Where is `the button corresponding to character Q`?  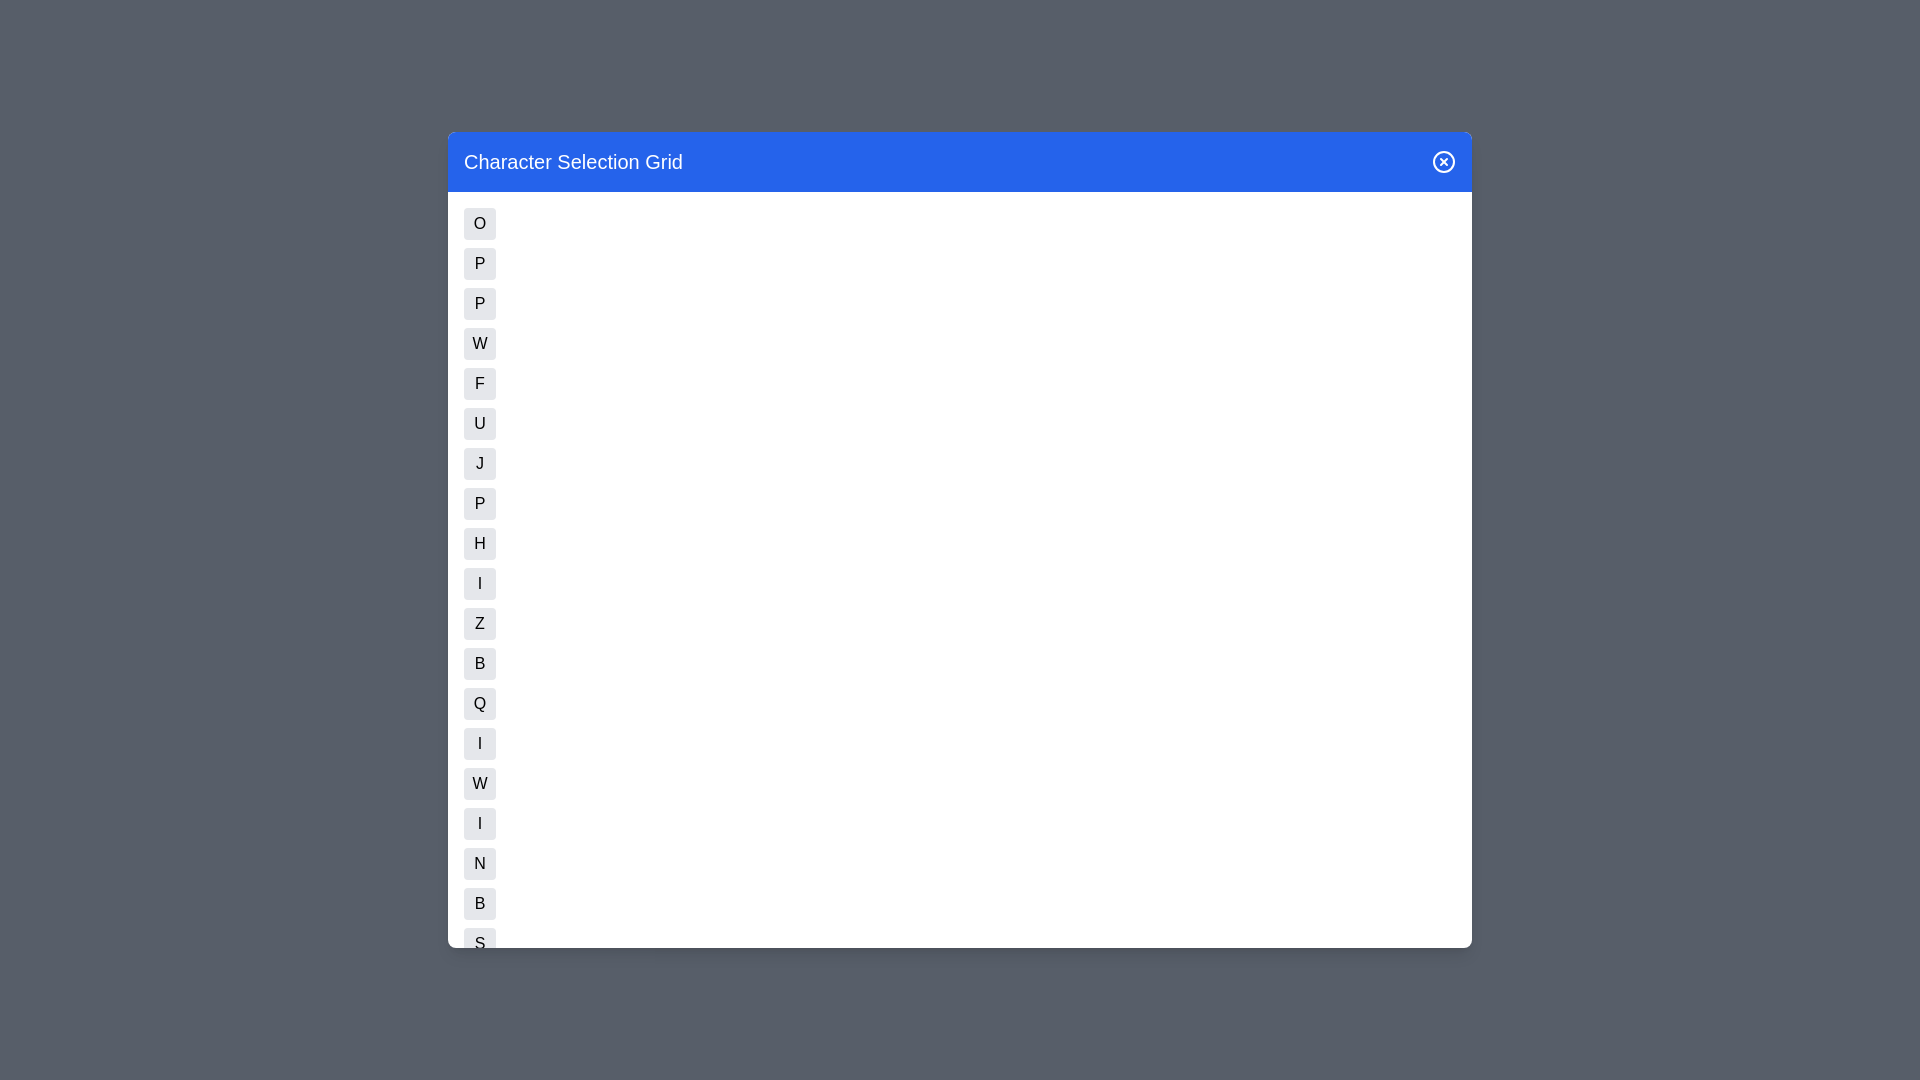 the button corresponding to character Q is located at coordinates (480, 703).